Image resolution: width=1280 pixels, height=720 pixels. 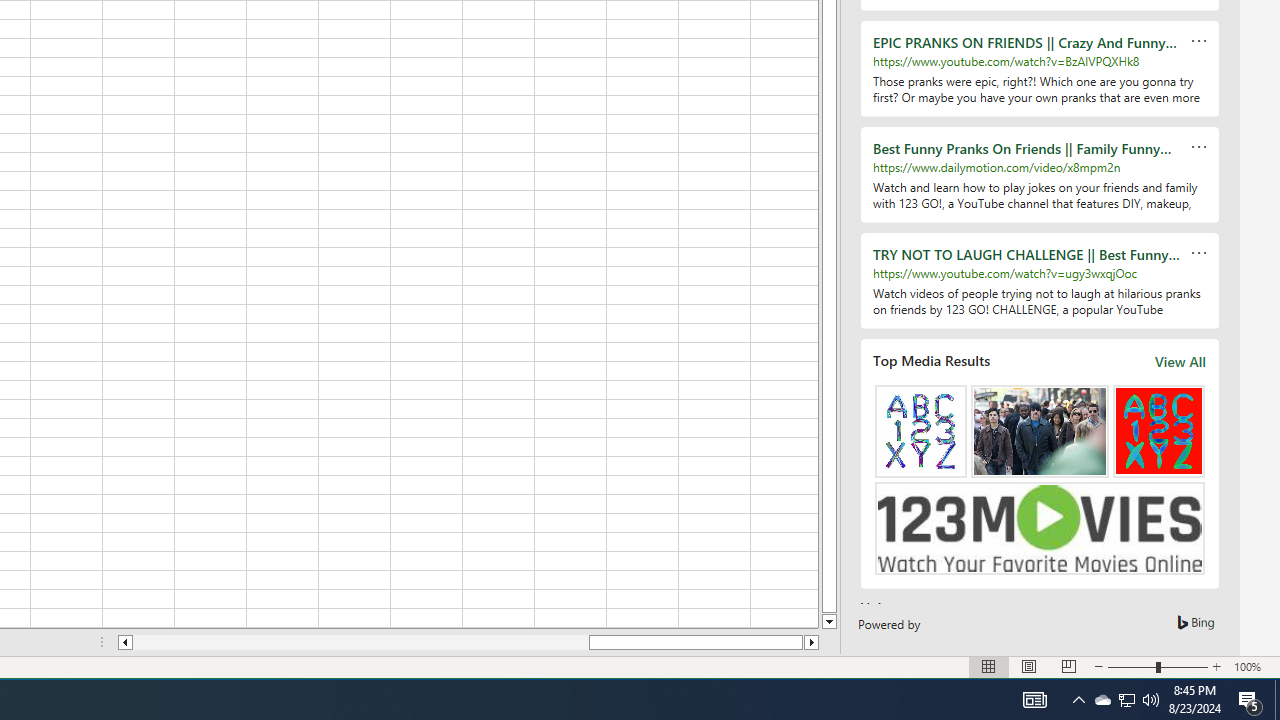 I want to click on 'Notification Chevron', so click(x=1078, y=698).